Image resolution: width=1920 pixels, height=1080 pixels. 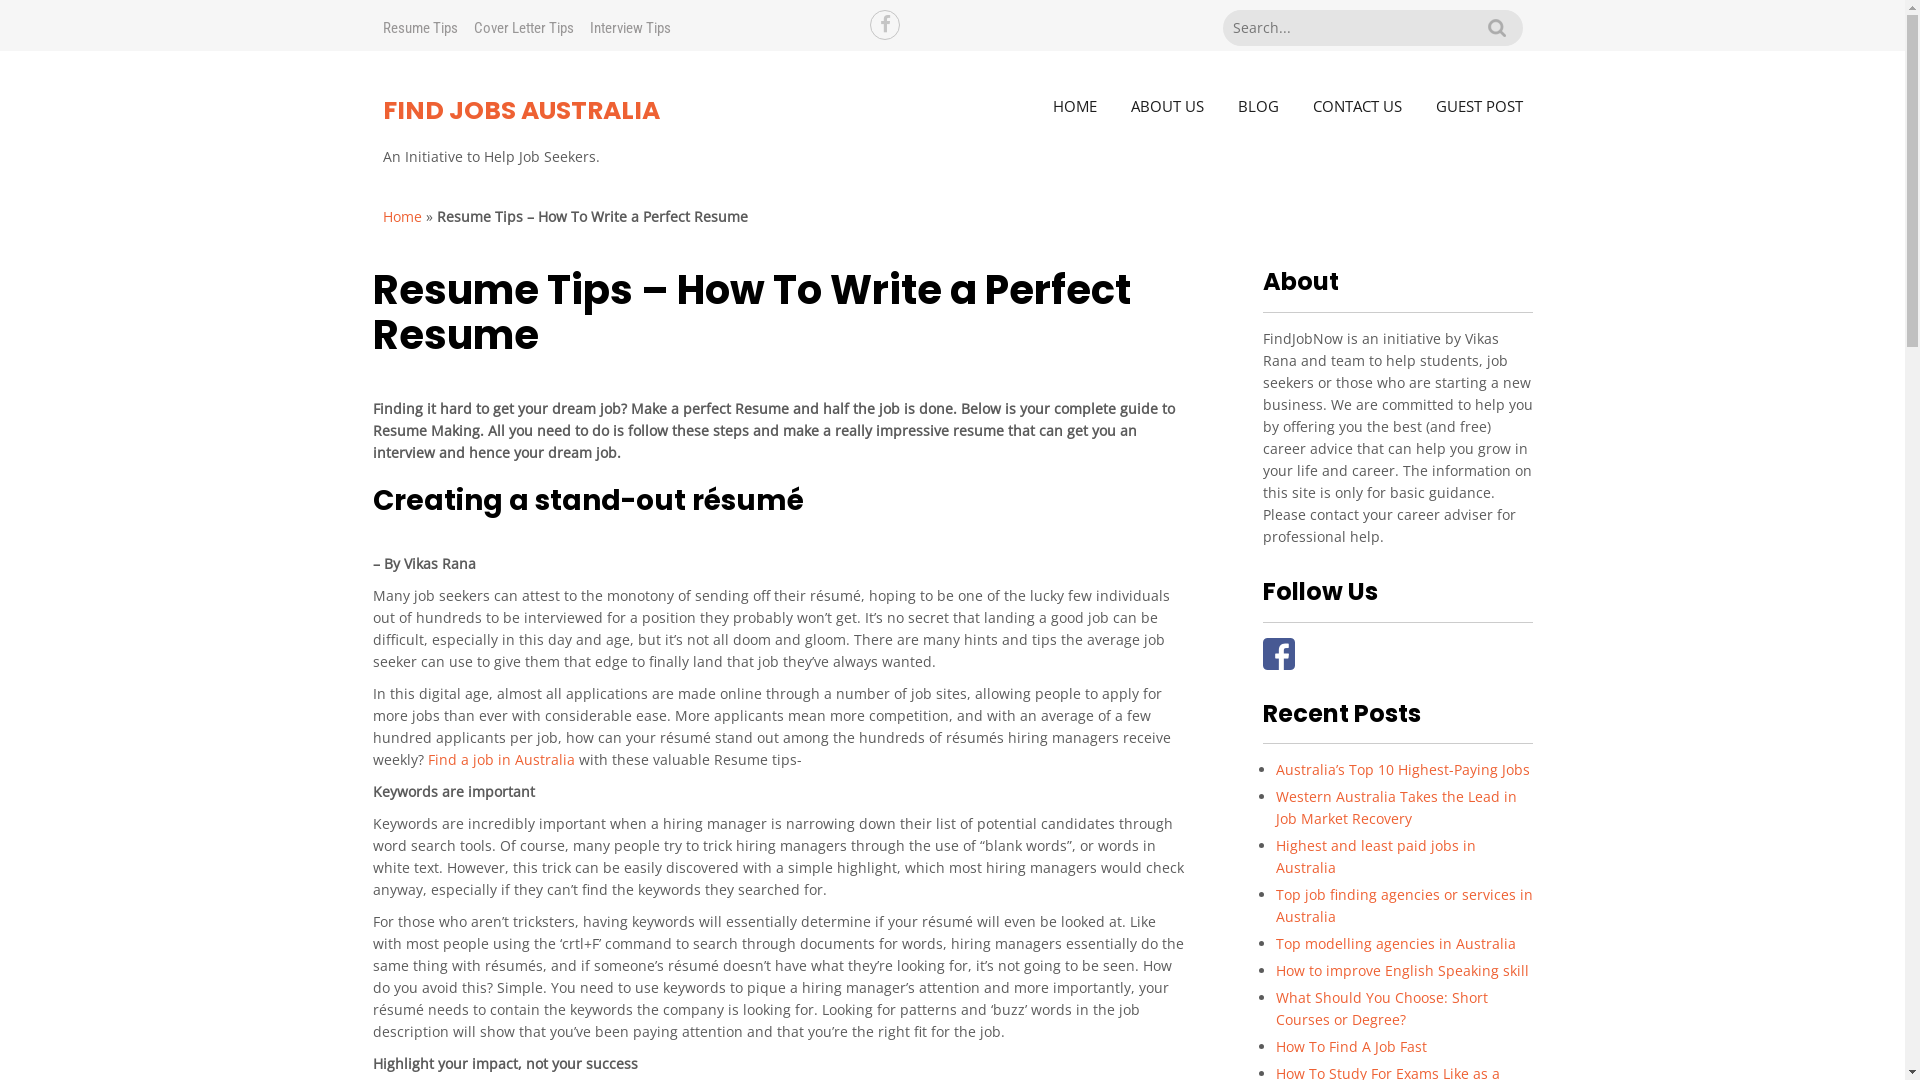 I want to click on 'Search', so click(x=1486, y=27).